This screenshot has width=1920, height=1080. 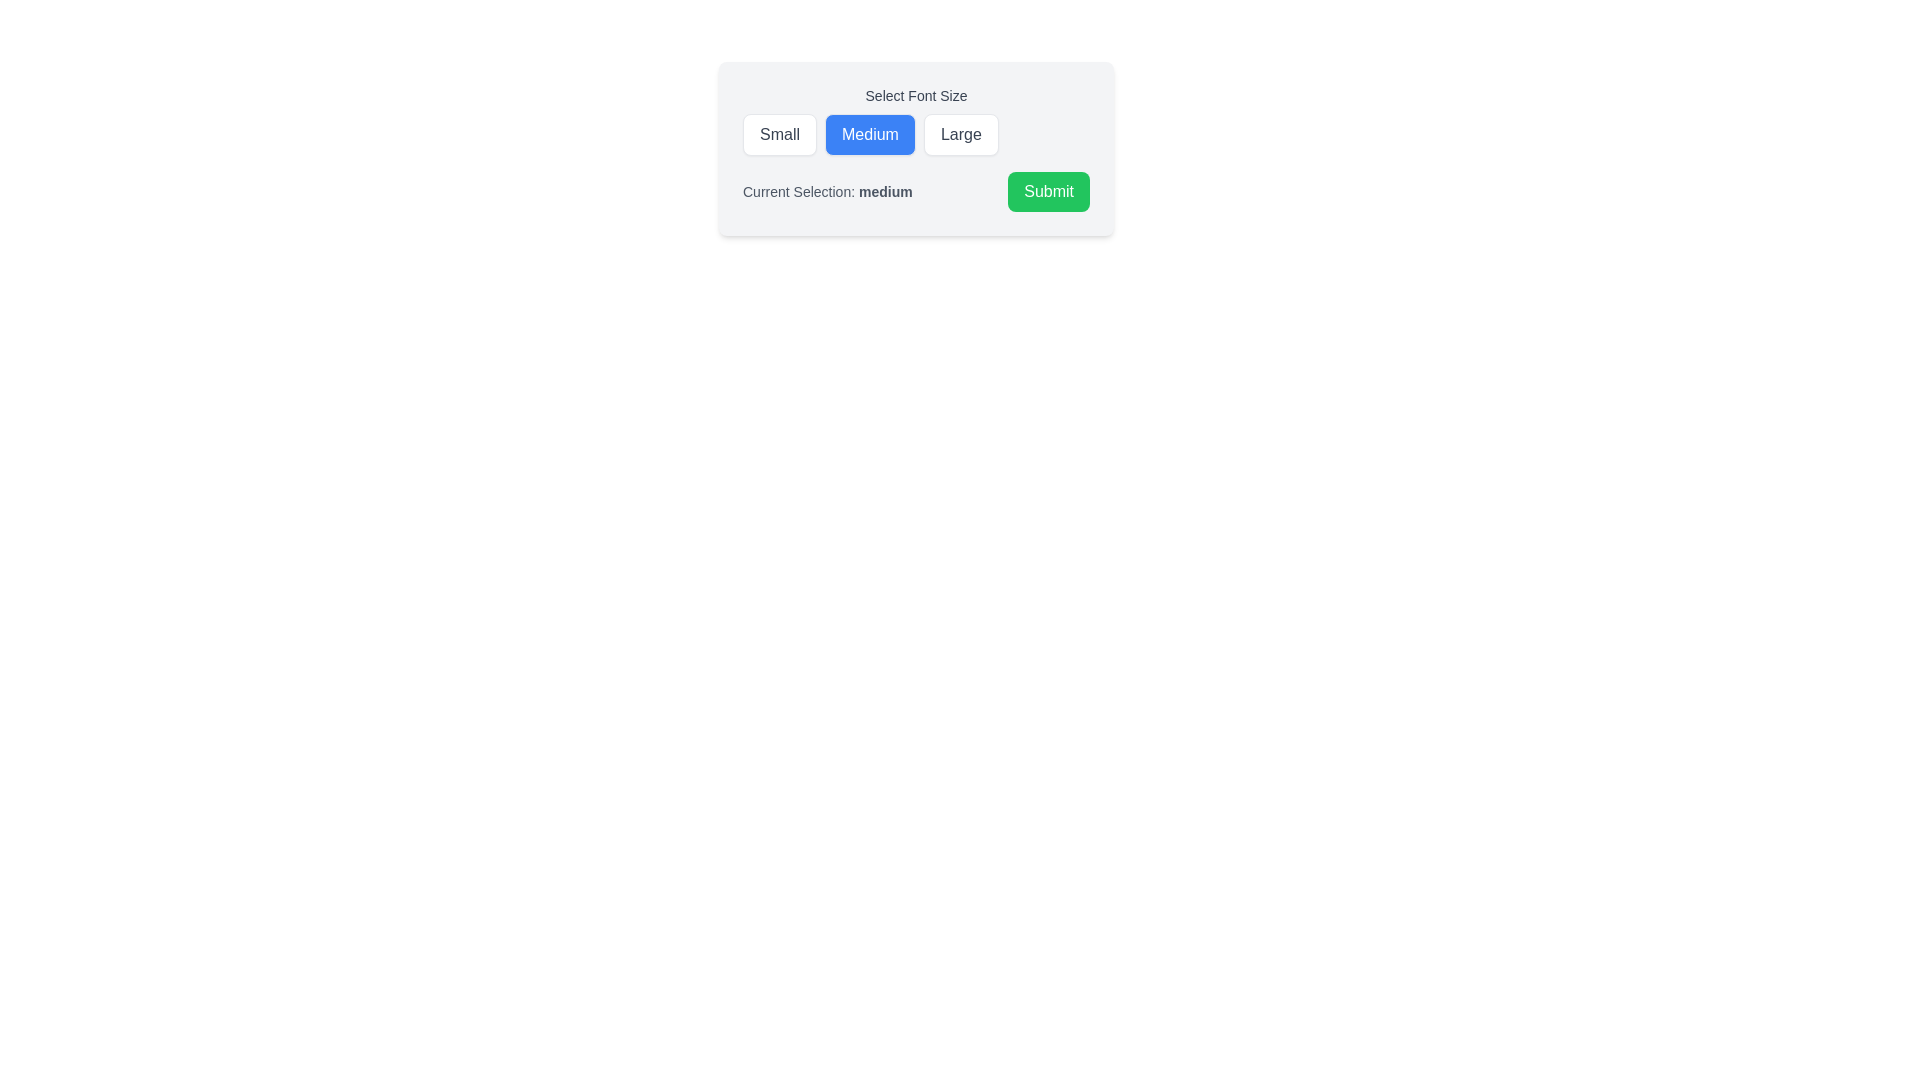 What do you see at coordinates (870, 135) in the screenshot?
I see `the button labeled 'Medium', which has a blue background and white text` at bounding box center [870, 135].